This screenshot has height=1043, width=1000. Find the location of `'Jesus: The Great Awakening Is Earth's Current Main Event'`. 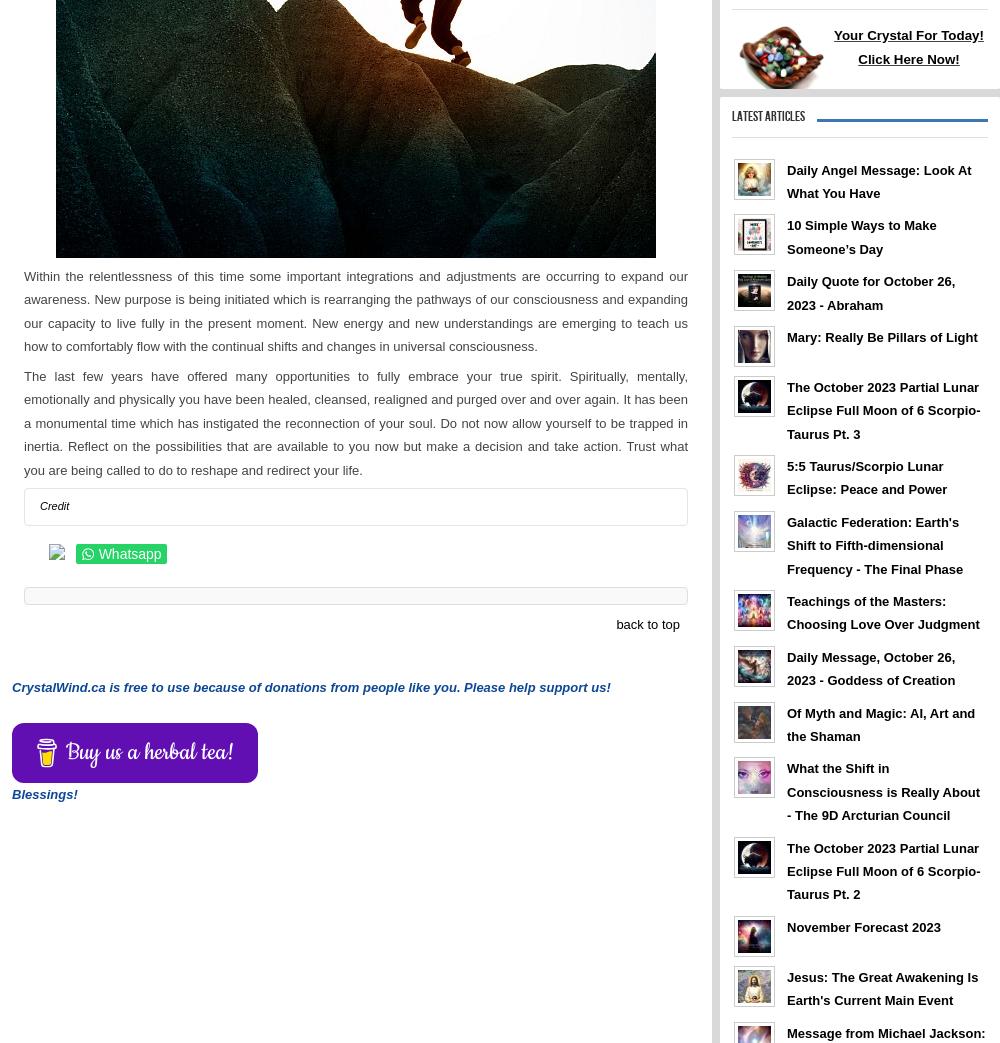

'Jesus: The Great Awakening Is Earth's Current Main Event' is located at coordinates (882, 988).